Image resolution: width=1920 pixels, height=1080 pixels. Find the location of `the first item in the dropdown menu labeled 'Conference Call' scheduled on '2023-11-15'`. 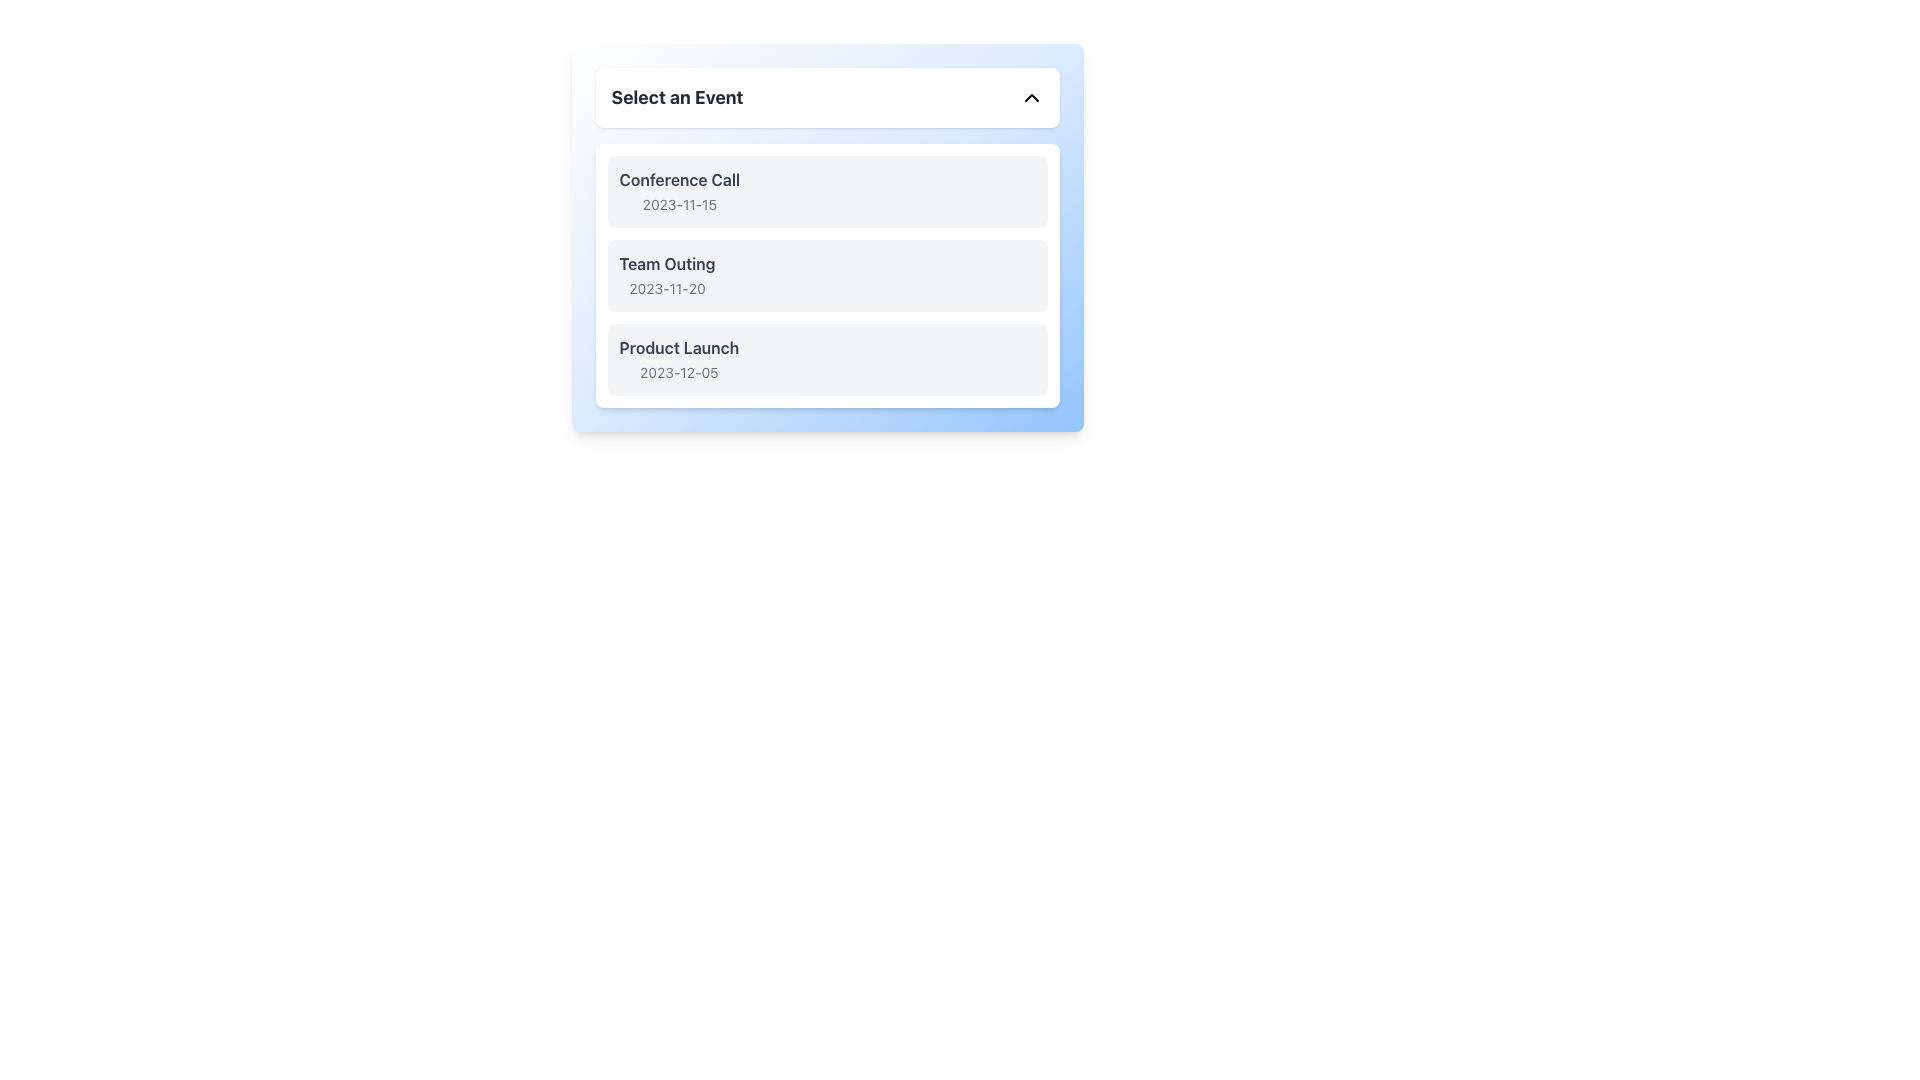

the first item in the dropdown menu labeled 'Conference Call' scheduled on '2023-11-15' is located at coordinates (679, 192).